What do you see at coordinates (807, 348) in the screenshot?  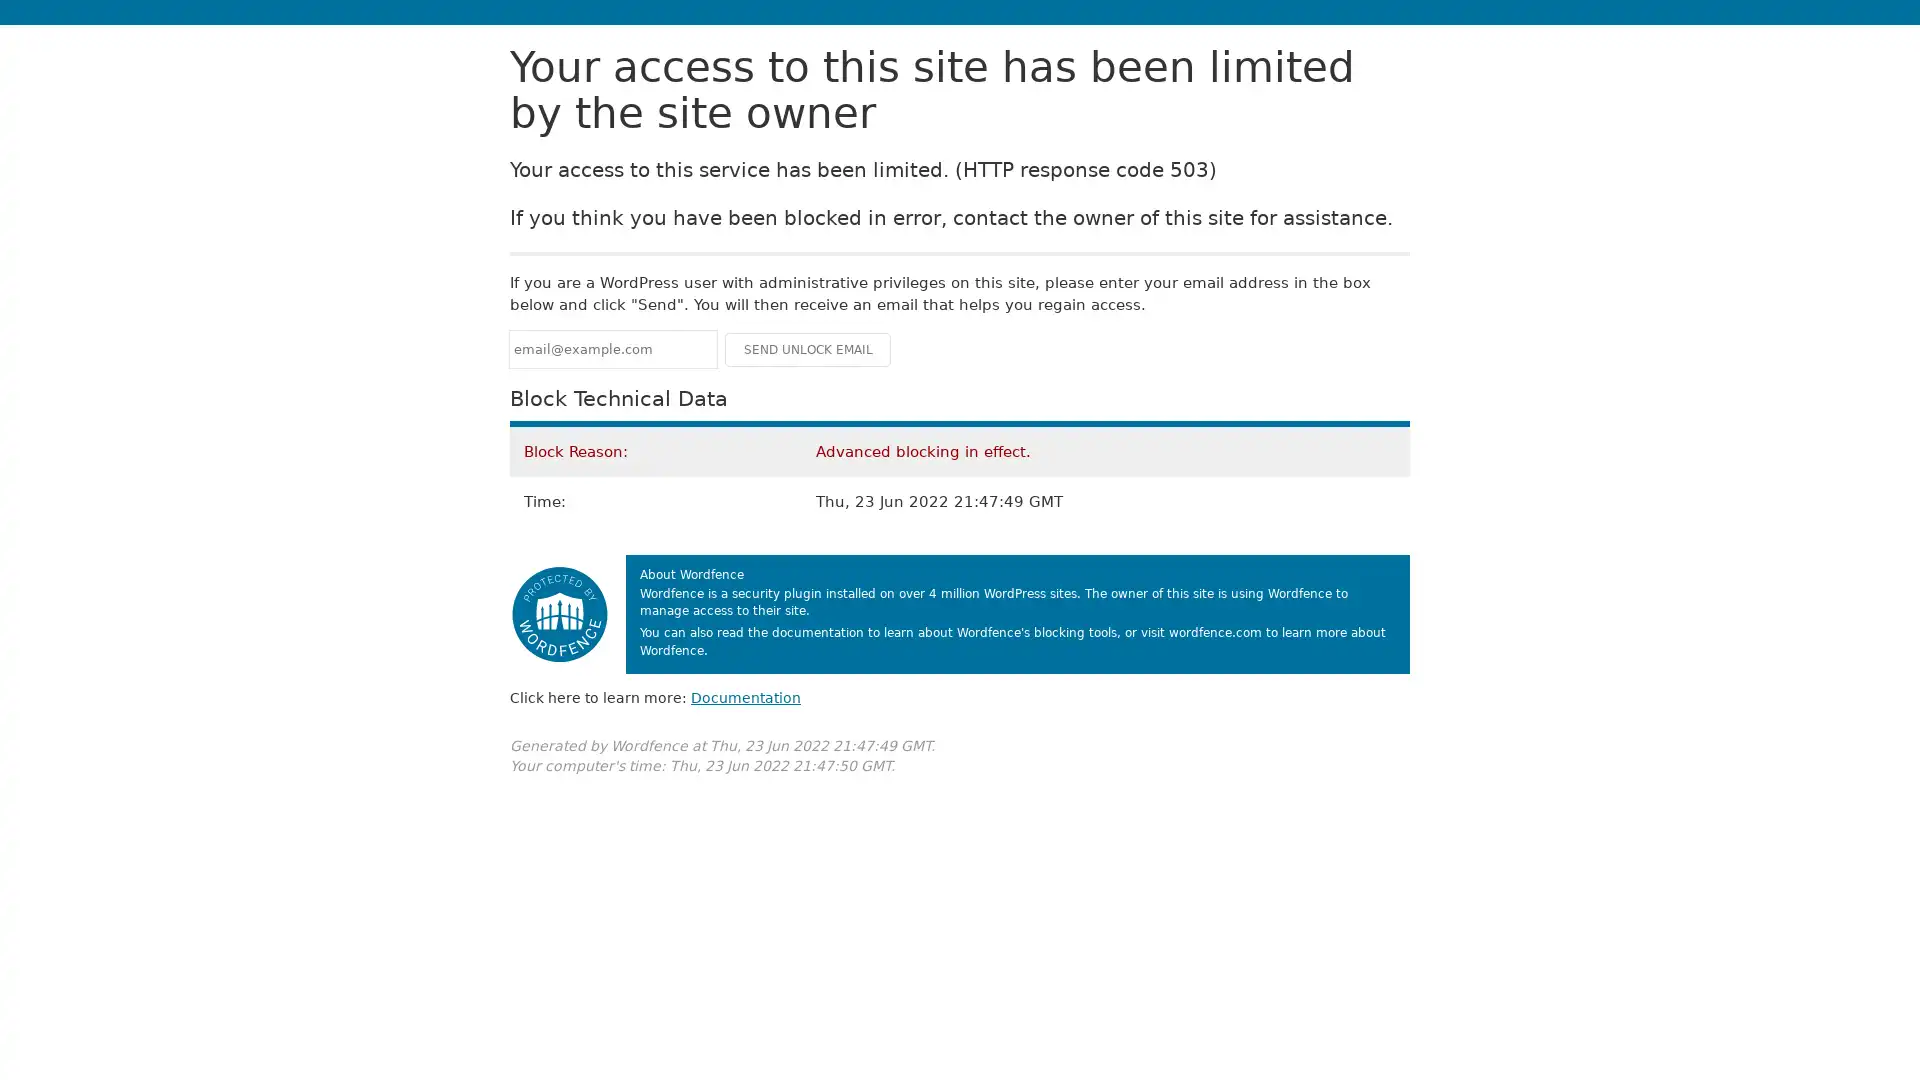 I see `Send Unlock Email` at bounding box center [807, 348].